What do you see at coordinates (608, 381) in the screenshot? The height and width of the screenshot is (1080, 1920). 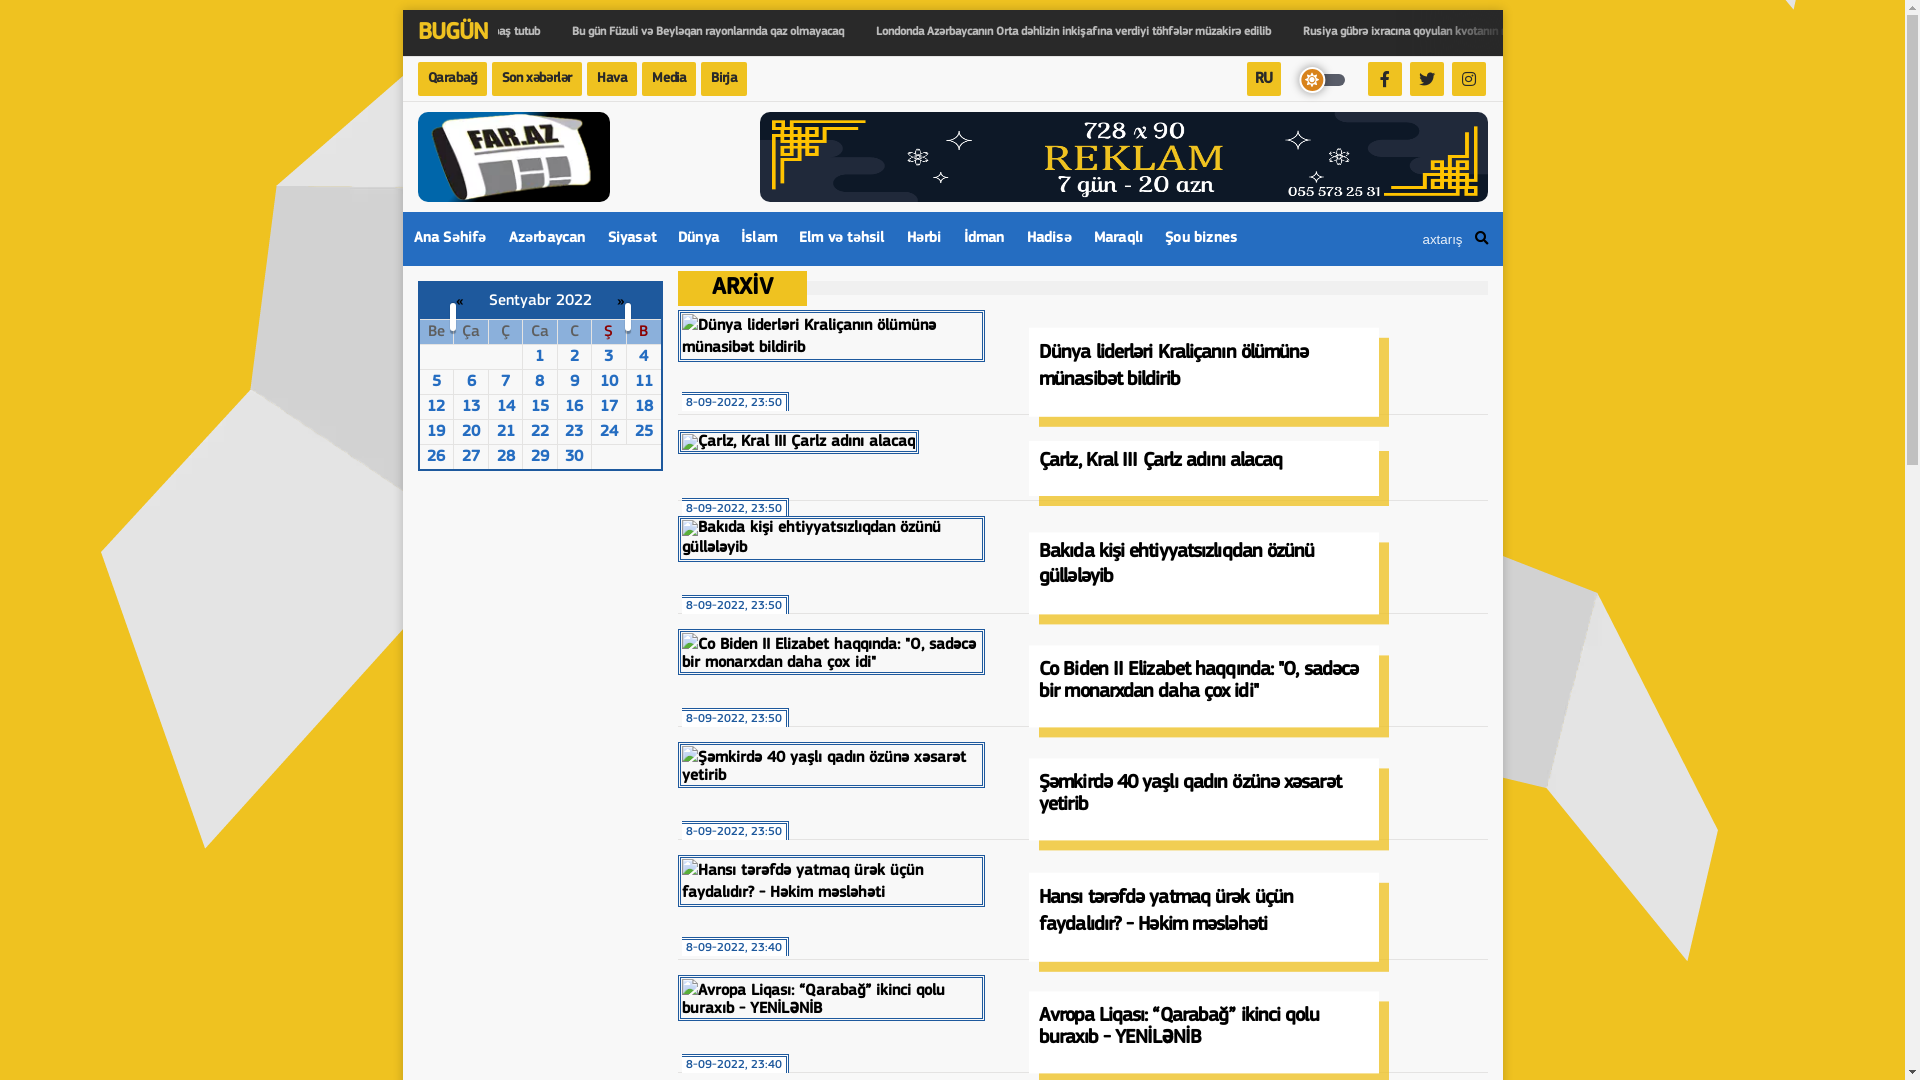 I see `'10'` at bounding box center [608, 381].